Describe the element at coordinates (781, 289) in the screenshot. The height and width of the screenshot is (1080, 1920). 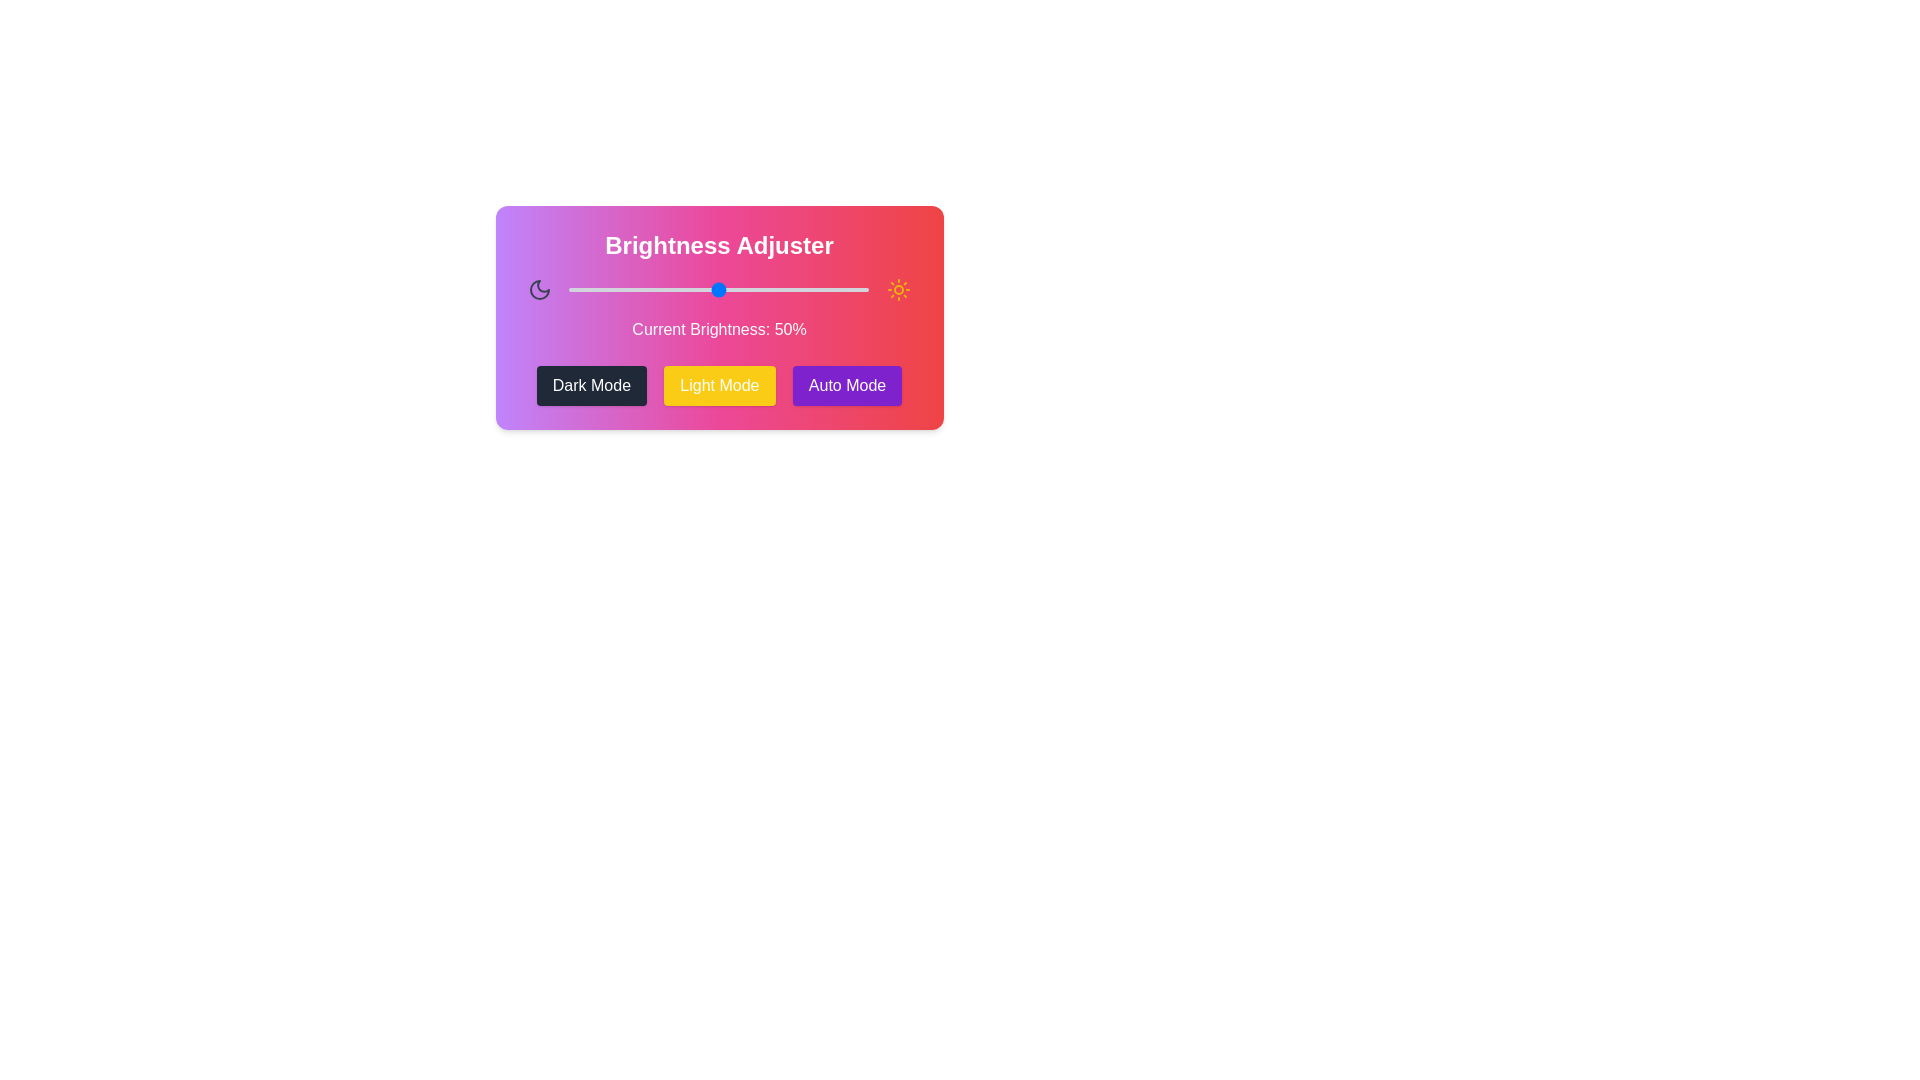
I see `the brightness to 71% by dragging the slider handle` at that location.